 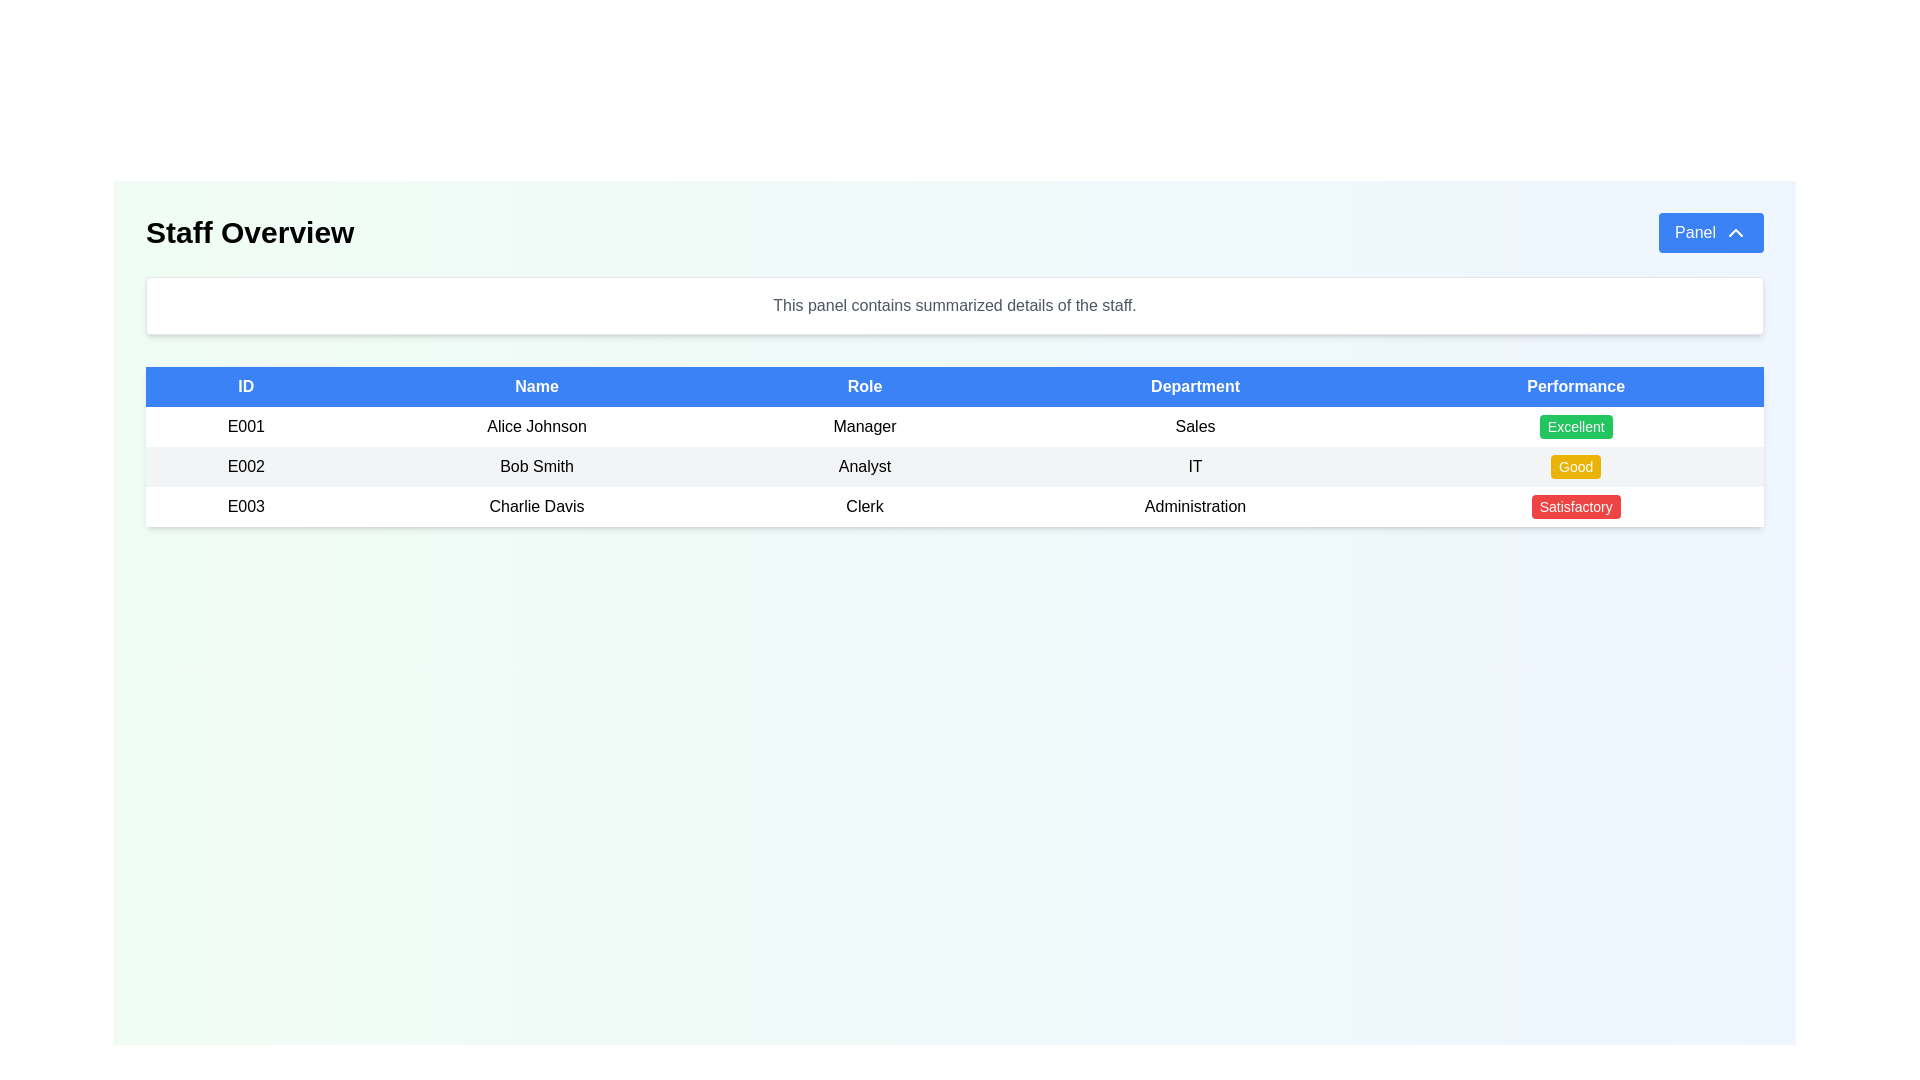 What do you see at coordinates (1575, 505) in the screenshot?
I see `the 'Satisfactory' label or badge with a red background that is located in the 'Performance' column for the row labeled 'E003' associated with 'Charlie Davis' and 'Clerk'` at bounding box center [1575, 505].